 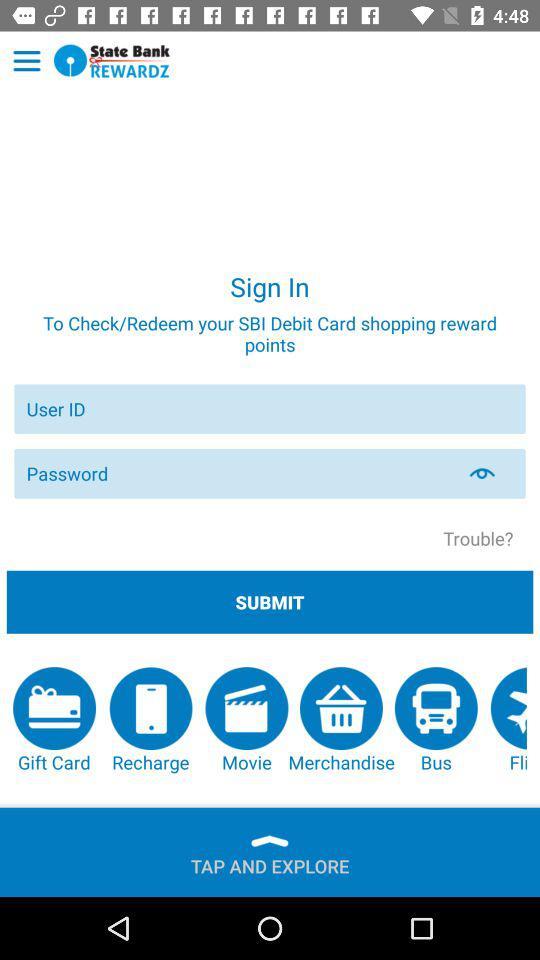 What do you see at coordinates (149, 720) in the screenshot?
I see `item next to movie item` at bounding box center [149, 720].